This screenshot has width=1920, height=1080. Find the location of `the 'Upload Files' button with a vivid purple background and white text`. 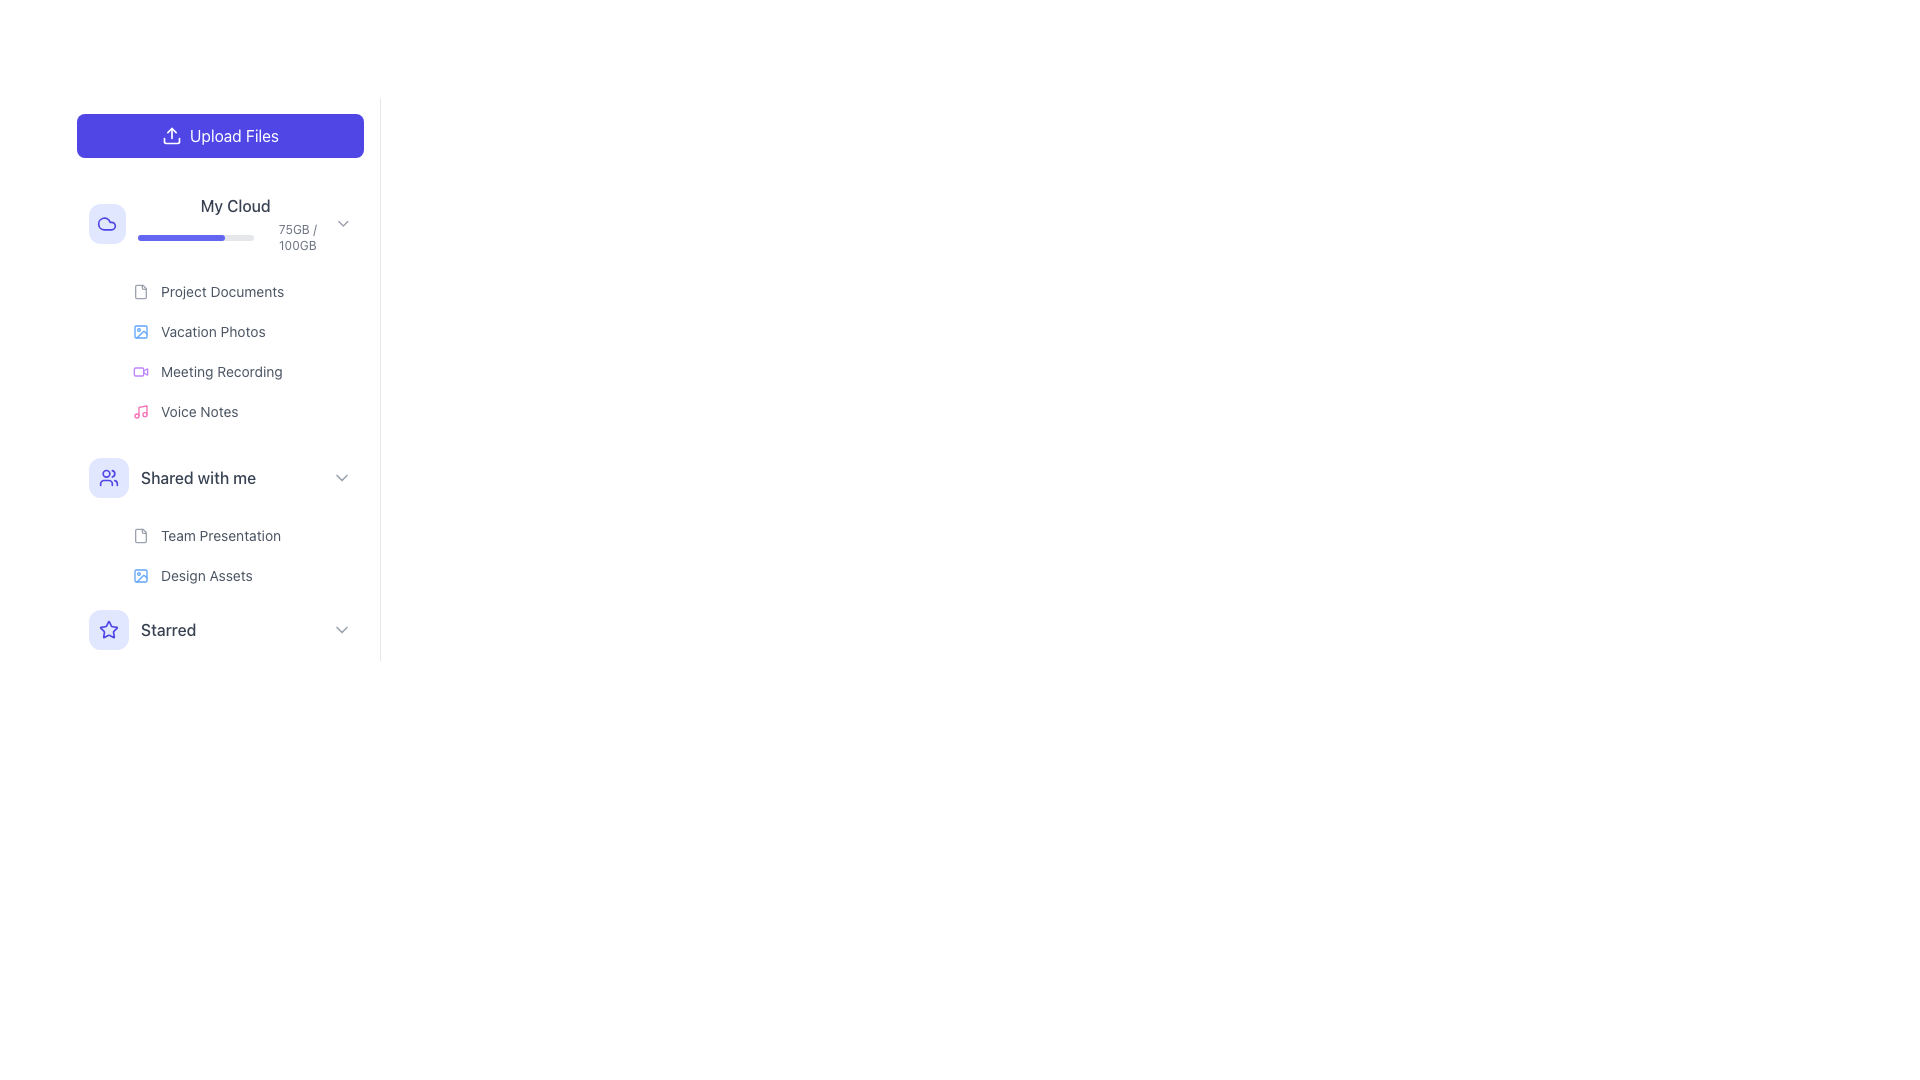

the 'Upload Files' button with a vivid purple background and white text is located at coordinates (220, 135).